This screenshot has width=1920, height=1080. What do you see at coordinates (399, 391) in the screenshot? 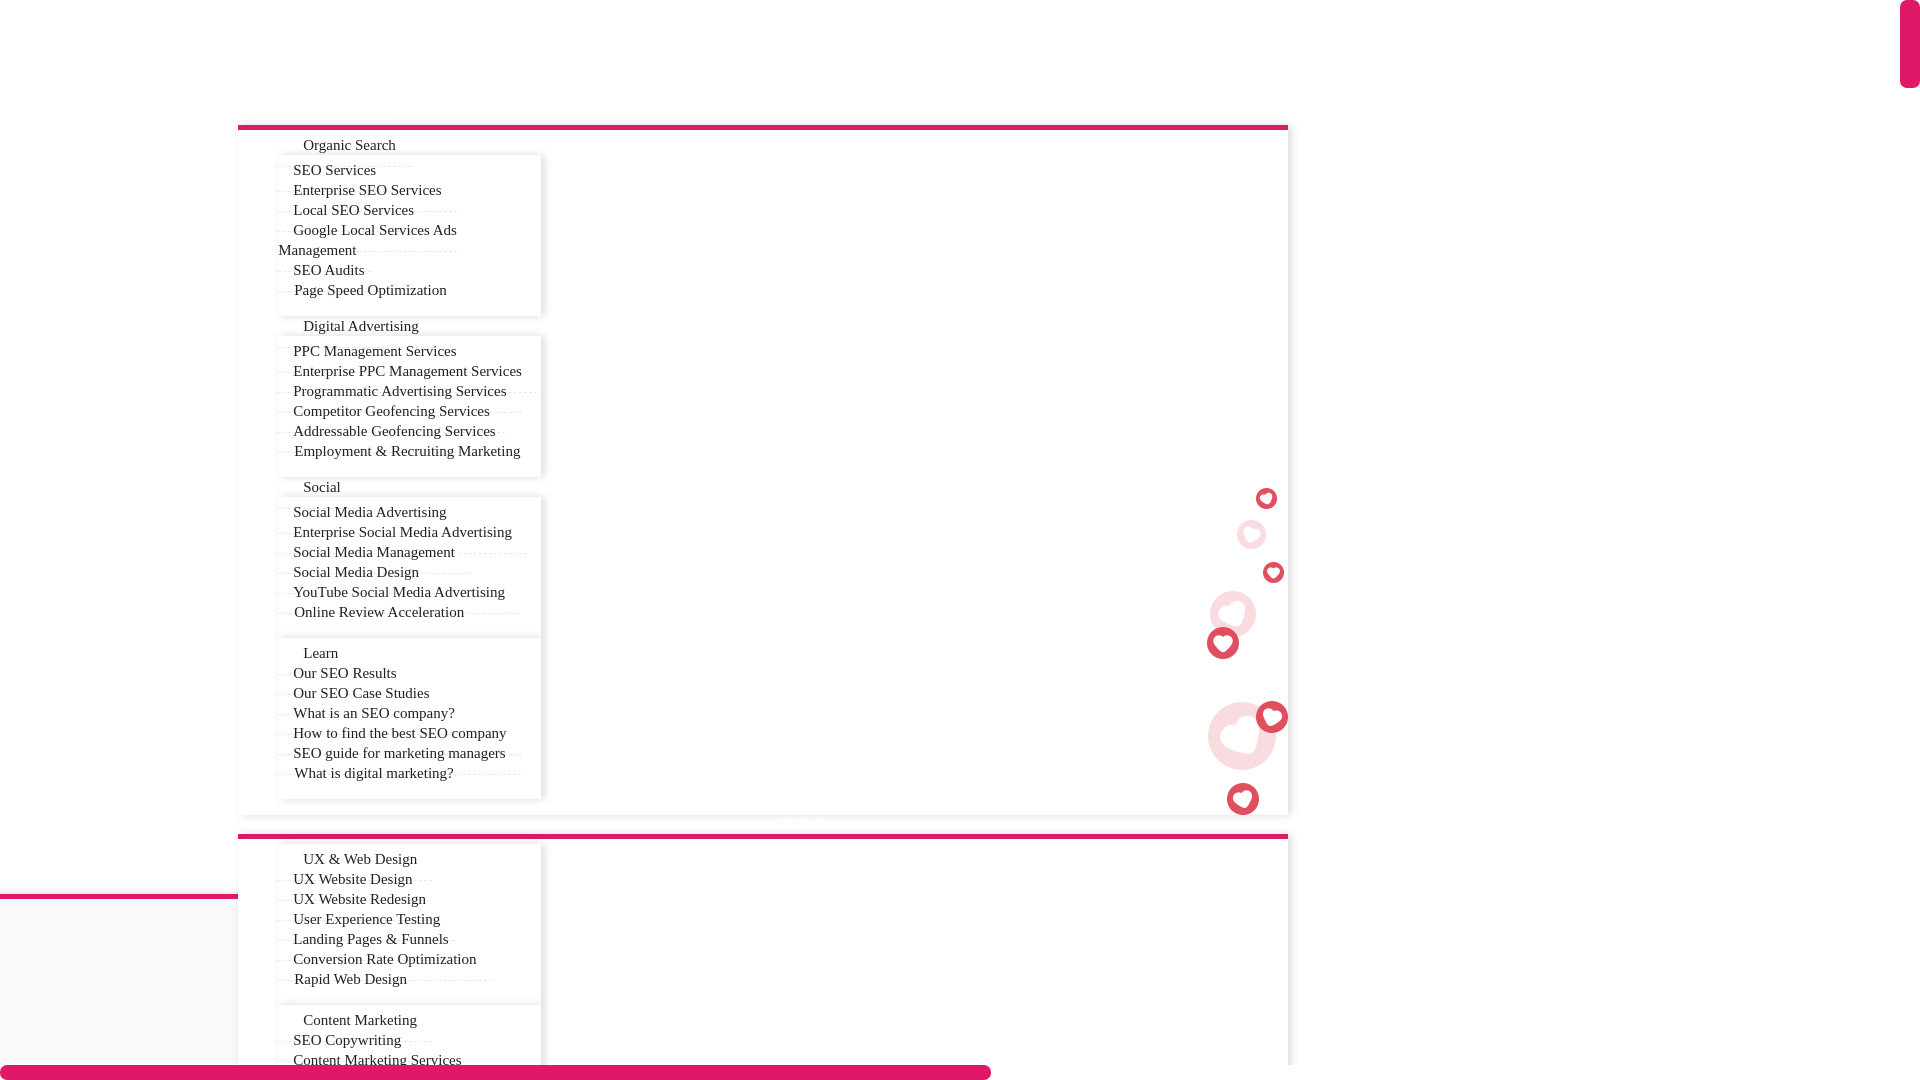
I see `'Programmatic Advertising Services'` at bounding box center [399, 391].